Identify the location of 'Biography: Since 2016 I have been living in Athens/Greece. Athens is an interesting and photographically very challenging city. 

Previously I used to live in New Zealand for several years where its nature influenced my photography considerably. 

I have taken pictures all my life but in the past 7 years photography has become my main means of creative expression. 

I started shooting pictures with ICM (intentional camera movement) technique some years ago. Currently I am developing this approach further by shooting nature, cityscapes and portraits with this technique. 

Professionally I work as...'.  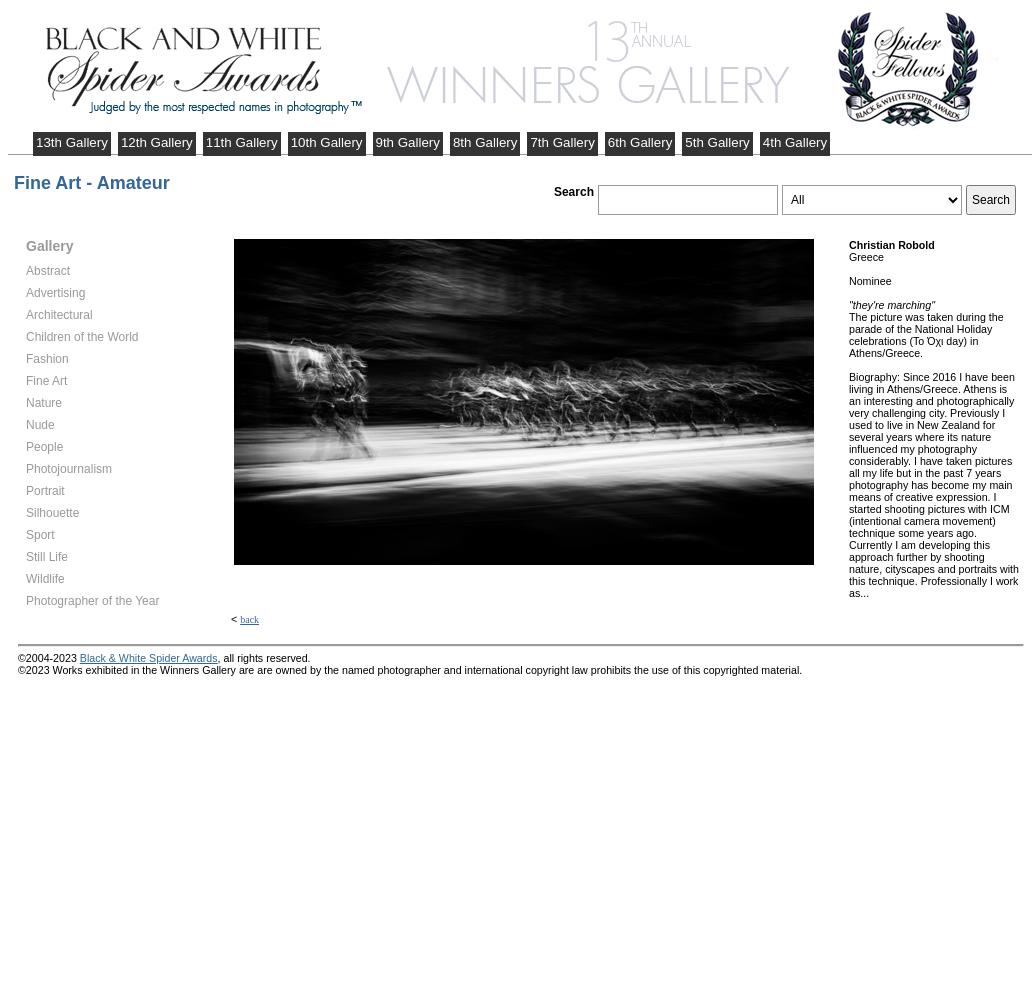
(932, 484).